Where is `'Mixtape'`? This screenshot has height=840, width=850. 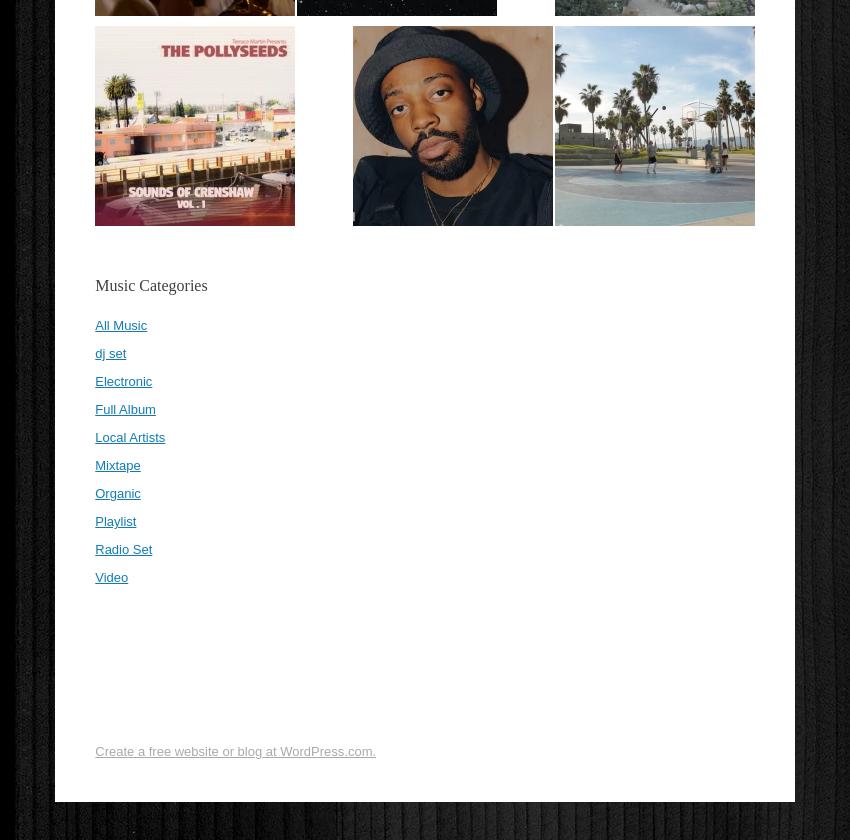
'Mixtape' is located at coordinates (94, 465).